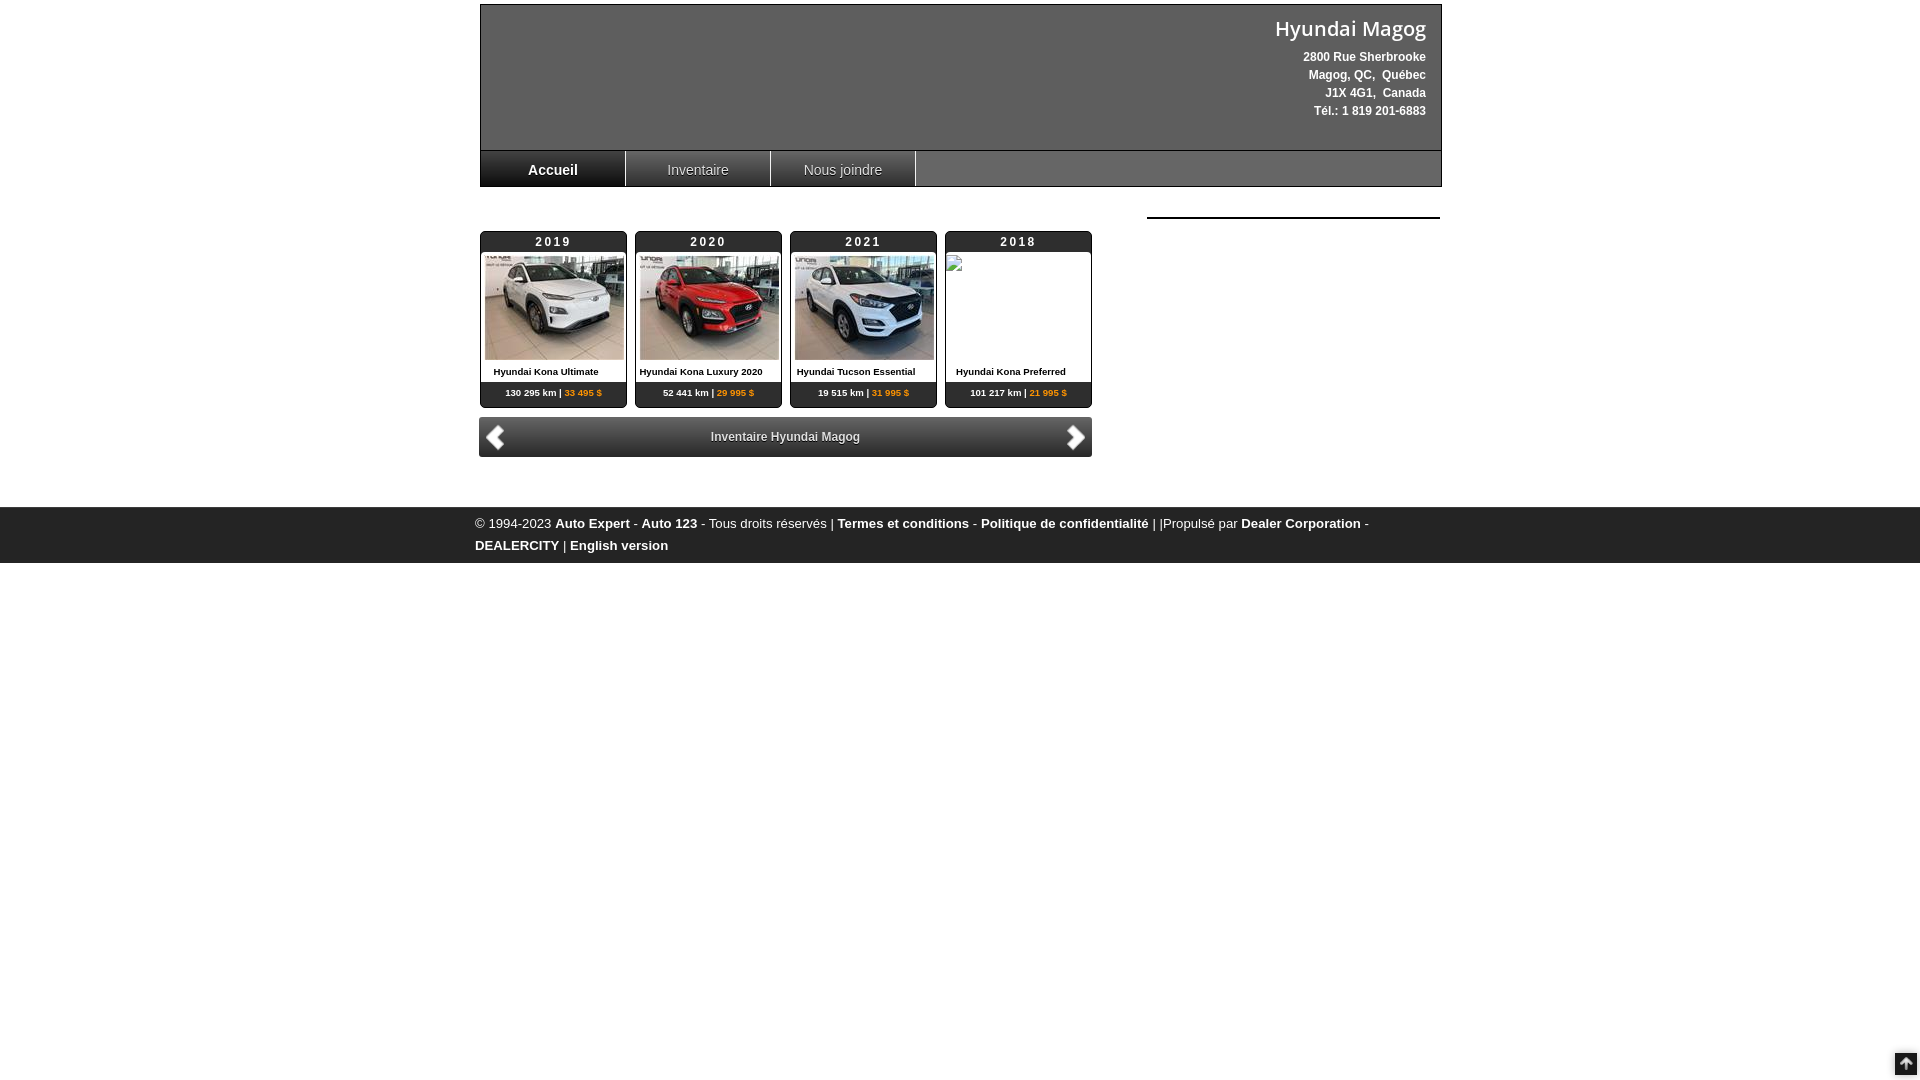 This screenshot has width=1920, height=1080. Describe the element at coordinates (944, 307) in the screenshot. I see `'2018` at that location.